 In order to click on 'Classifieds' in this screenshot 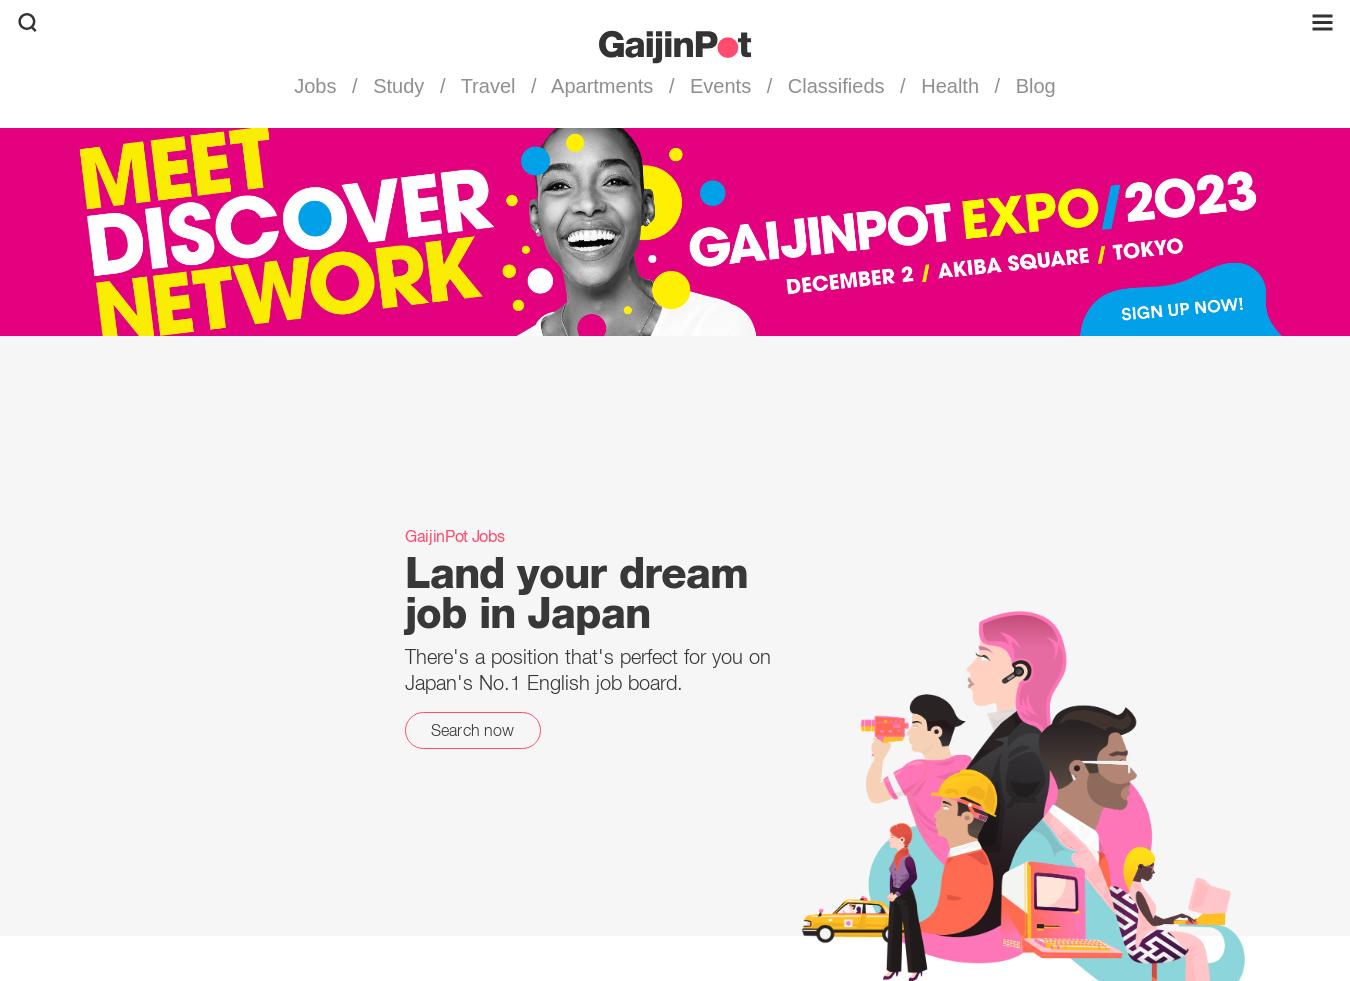, I will do `click(836, 85)`.